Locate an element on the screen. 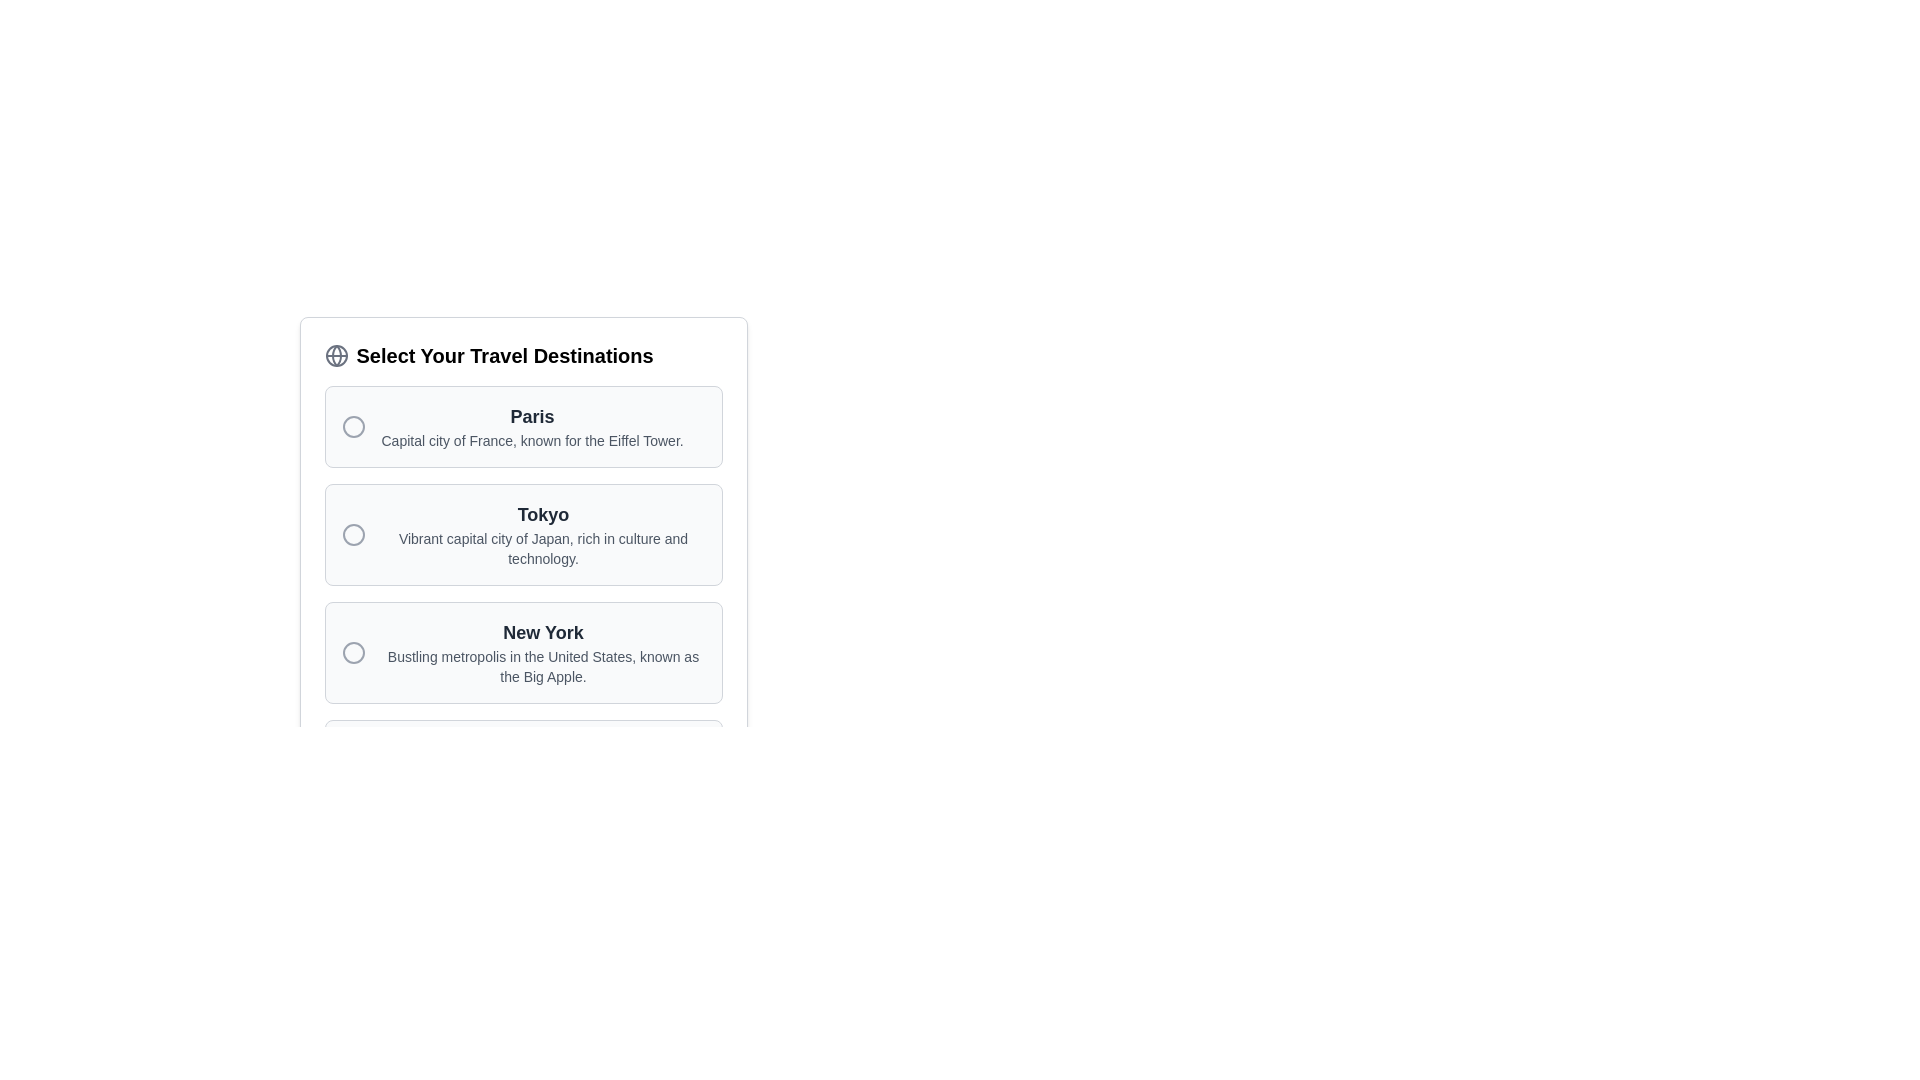 Image resolution: width=1920 pixels, height=1080 pixels. the circular radio button indicating the travel destination 'Paris', located to the left of the text 'Paris' is located at coordinates (353, 426).